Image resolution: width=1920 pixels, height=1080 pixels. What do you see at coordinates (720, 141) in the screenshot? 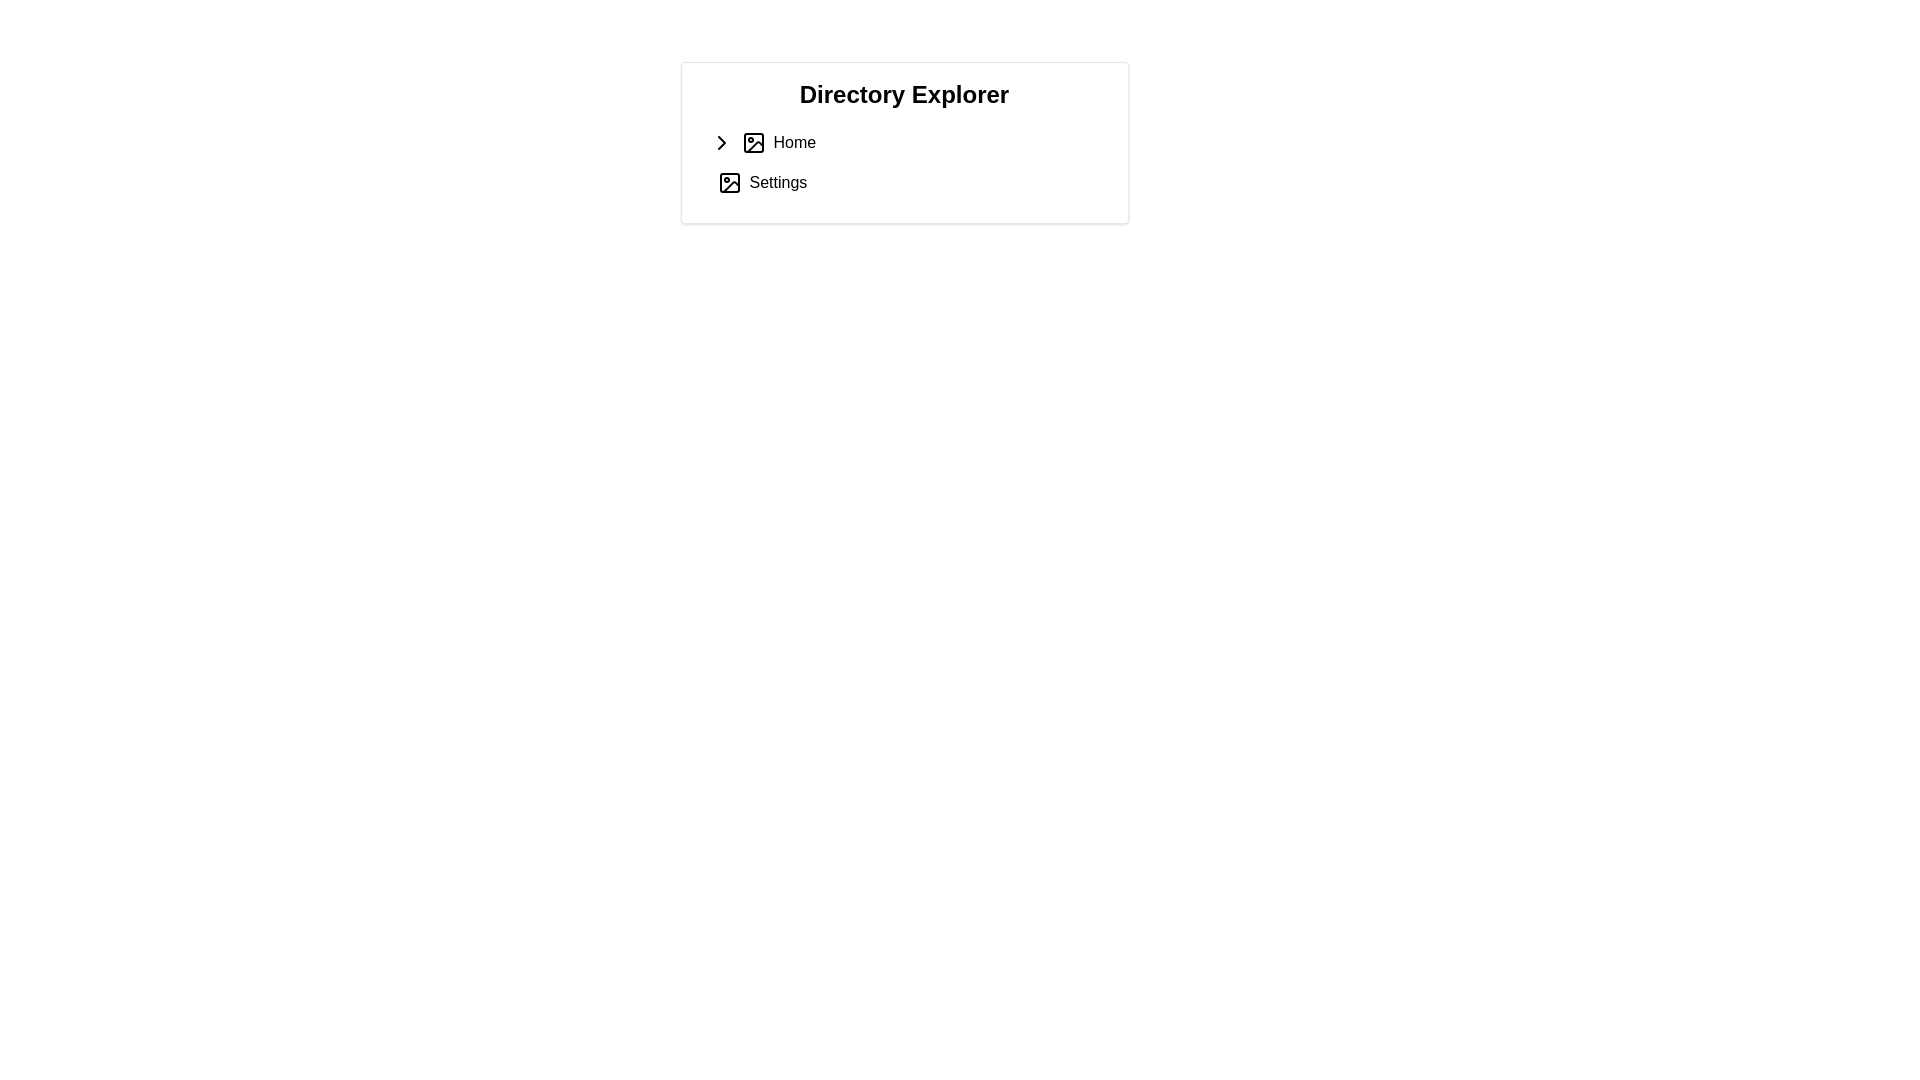
I see `the chevron icon located to the right edge of the 'Home' option in the directory explorer interface as a visual indicator for navigation` at bounding box center [720, 141].